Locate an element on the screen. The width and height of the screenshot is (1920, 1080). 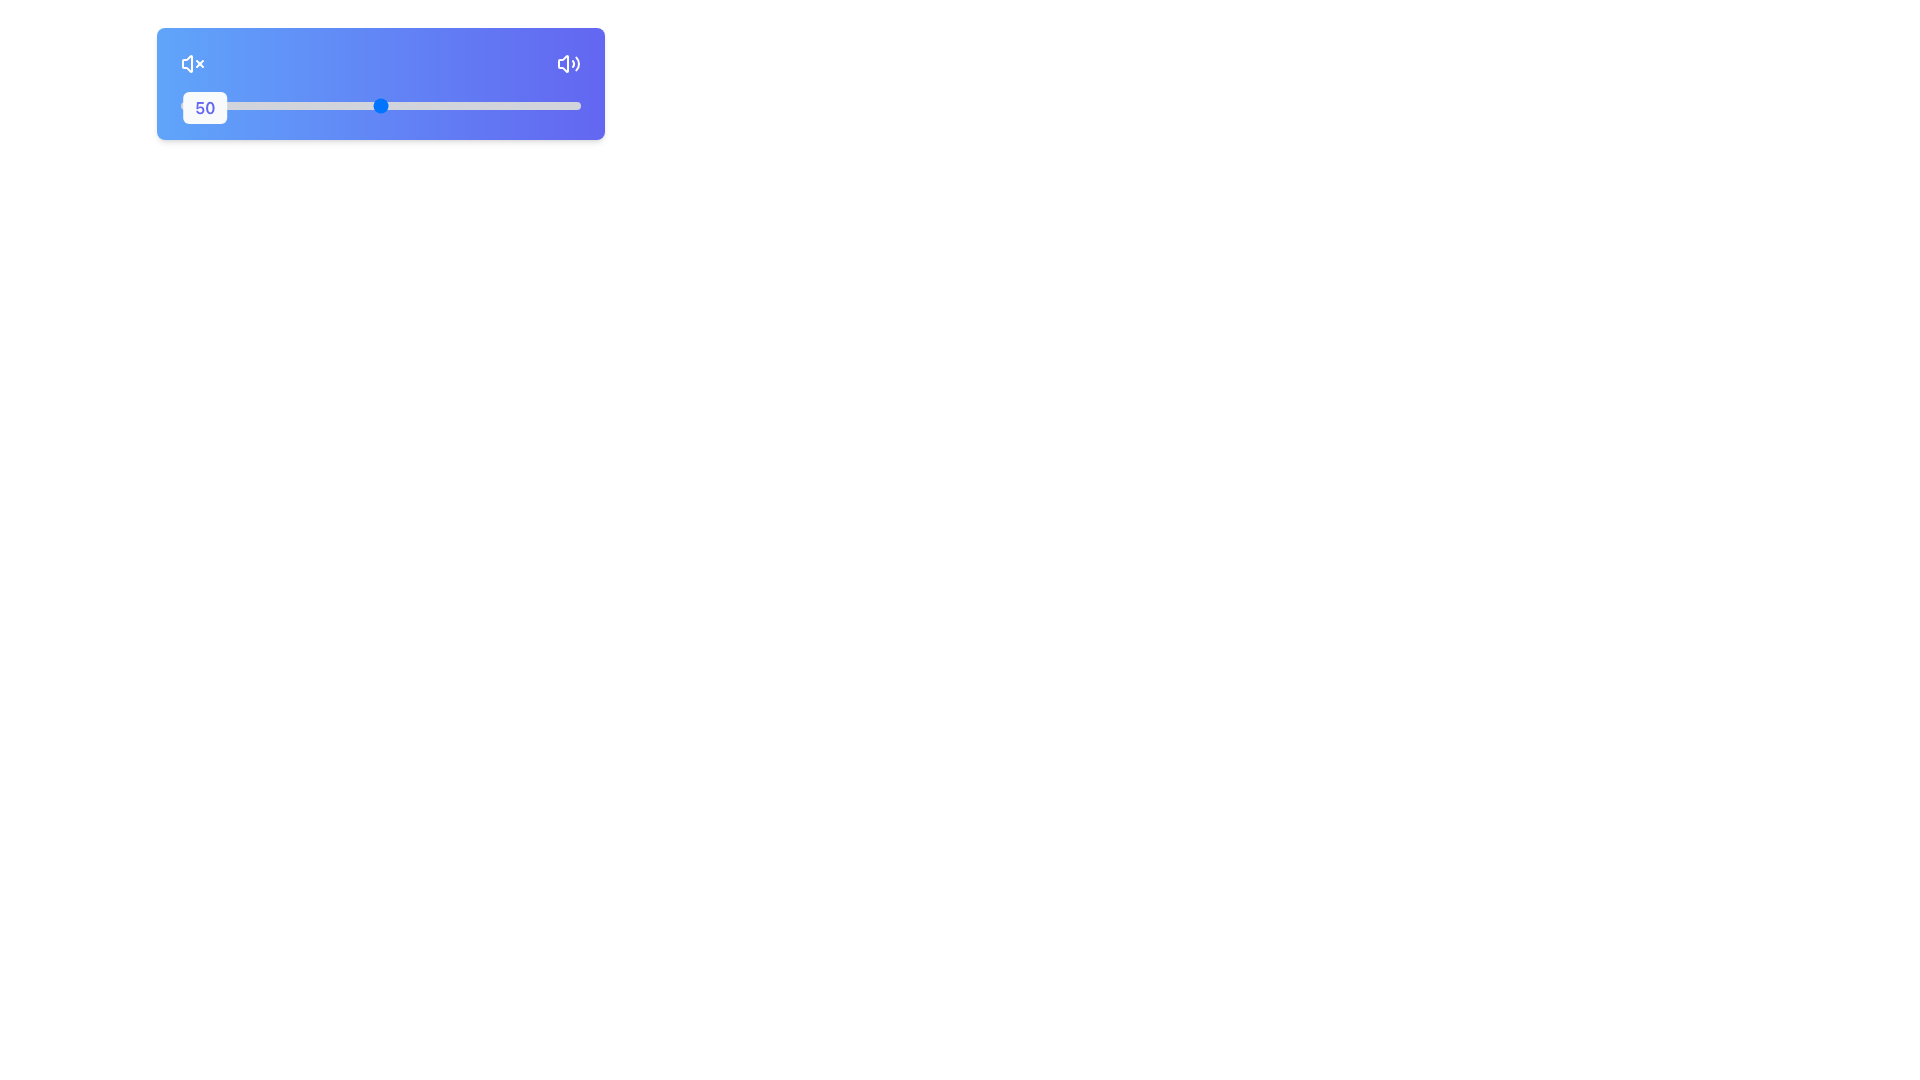
the slider value is located at coordinates (480, 105).